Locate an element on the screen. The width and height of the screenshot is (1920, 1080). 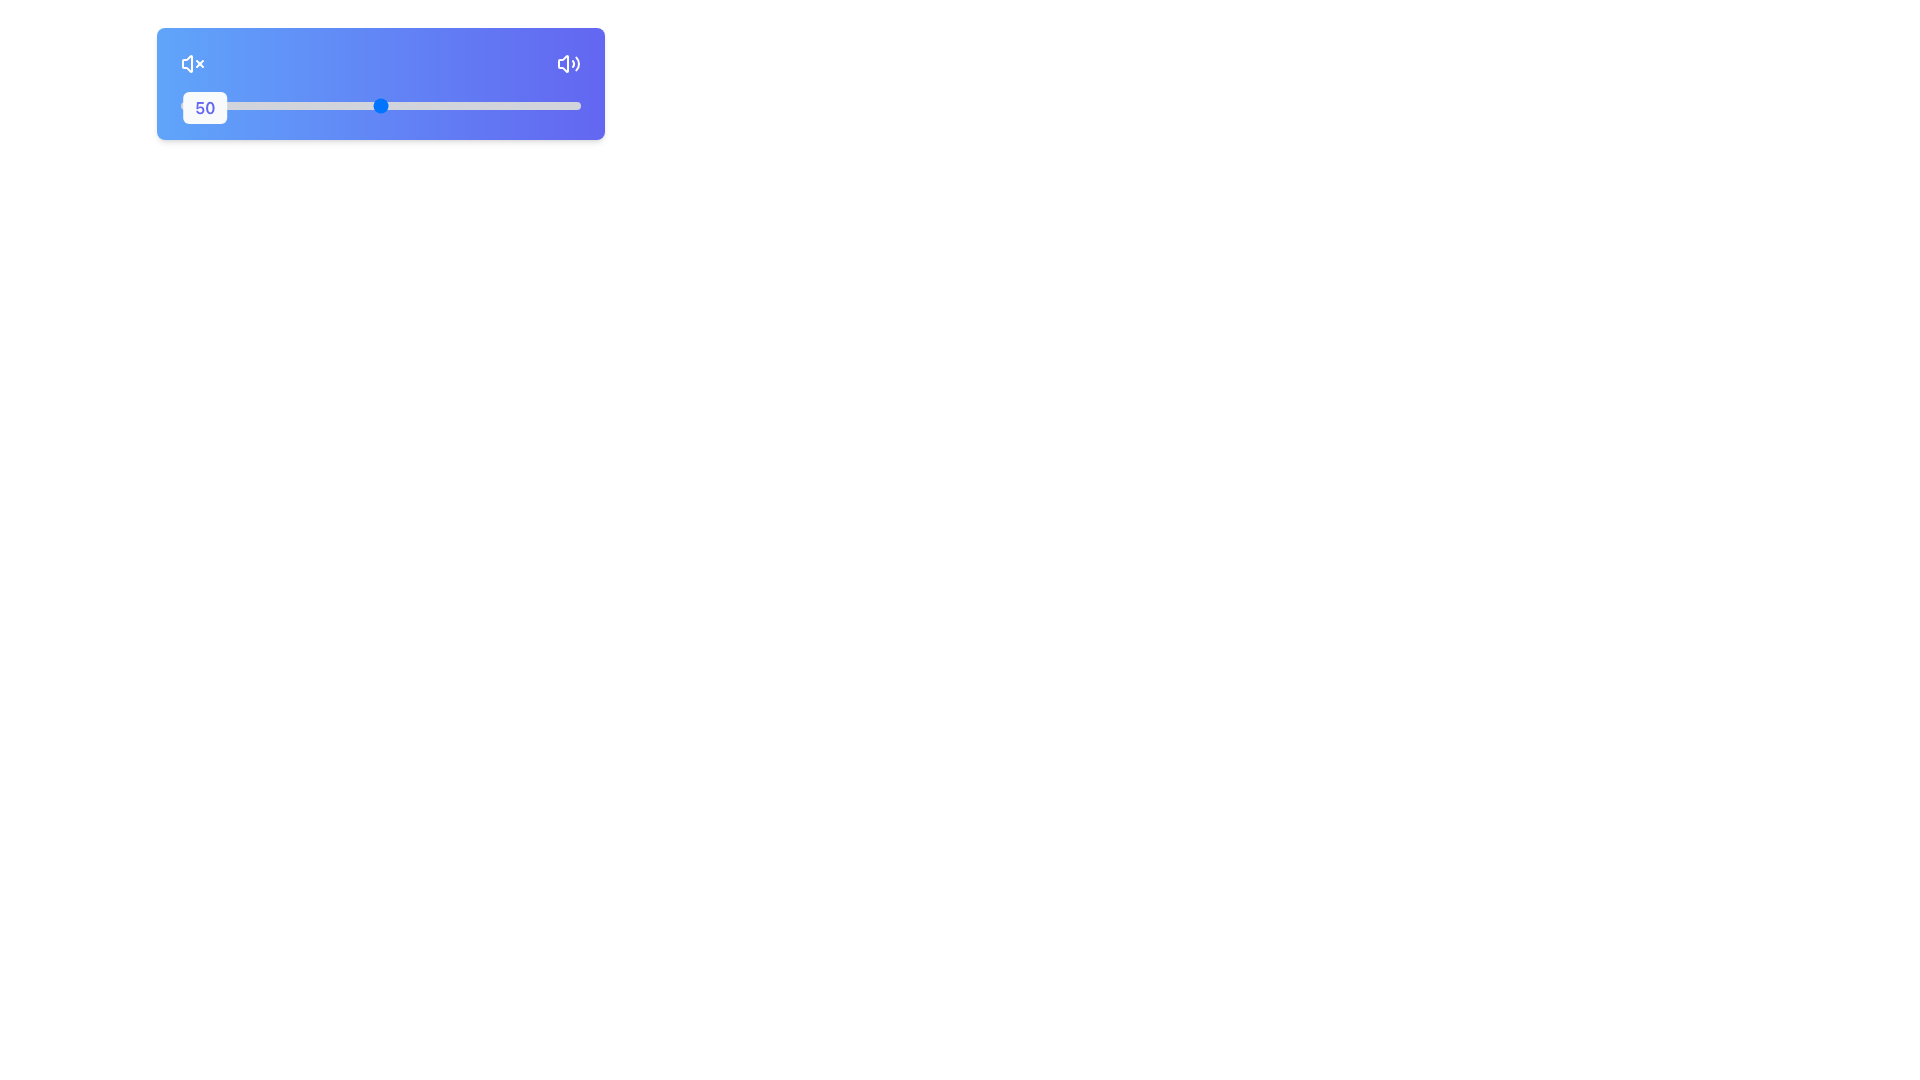
the slider value is located at coordinates (480, 105).